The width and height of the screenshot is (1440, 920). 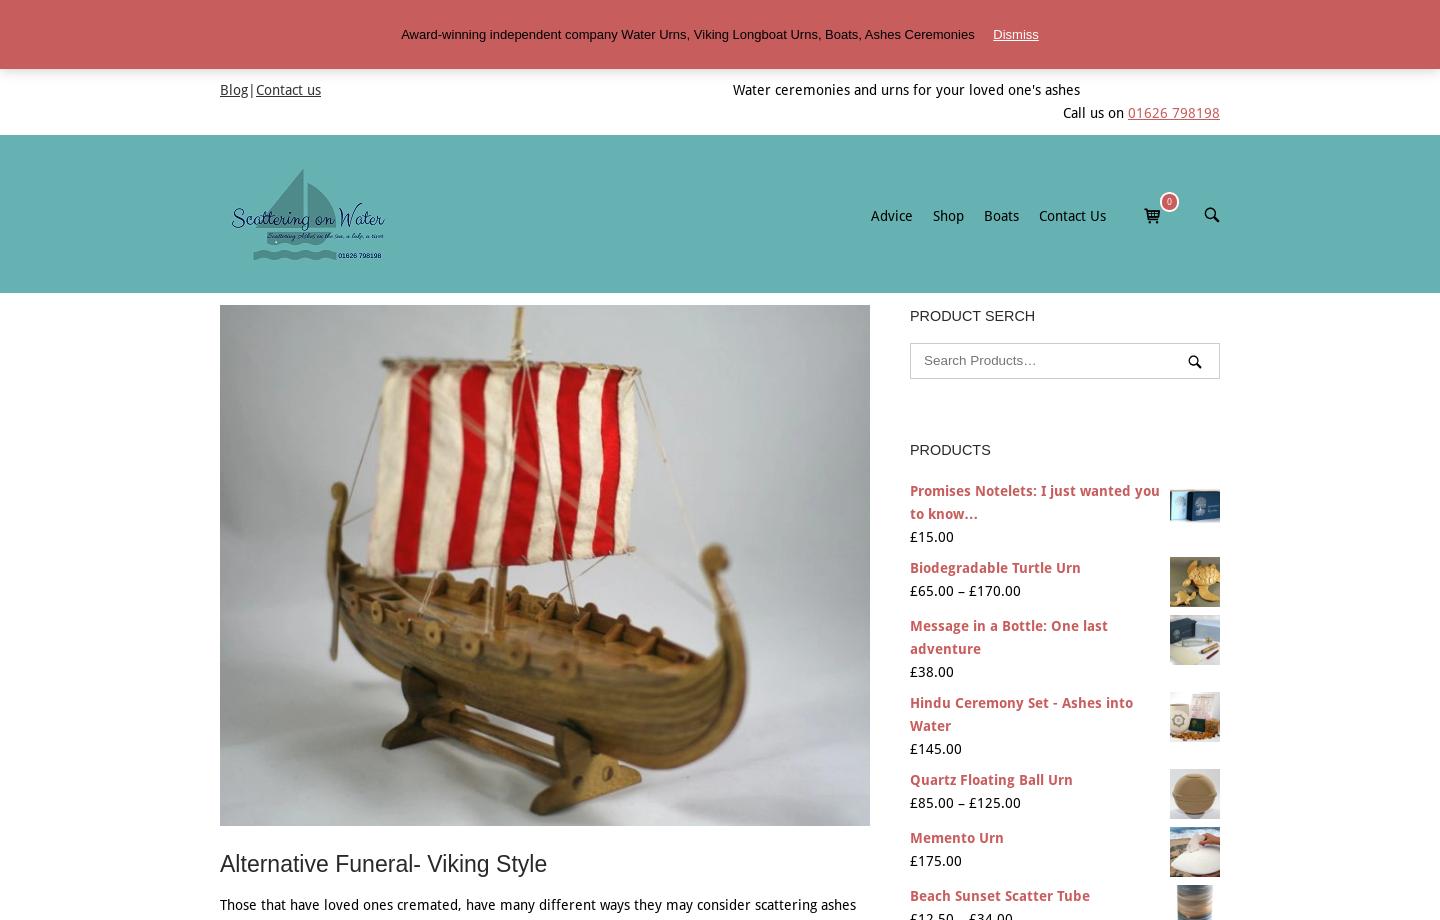 I want to click on 'Award-winning independent company Water Urns, Viking Longboat Urns, Boats, Ashes Ceremonies', so click(x=689, y=34).